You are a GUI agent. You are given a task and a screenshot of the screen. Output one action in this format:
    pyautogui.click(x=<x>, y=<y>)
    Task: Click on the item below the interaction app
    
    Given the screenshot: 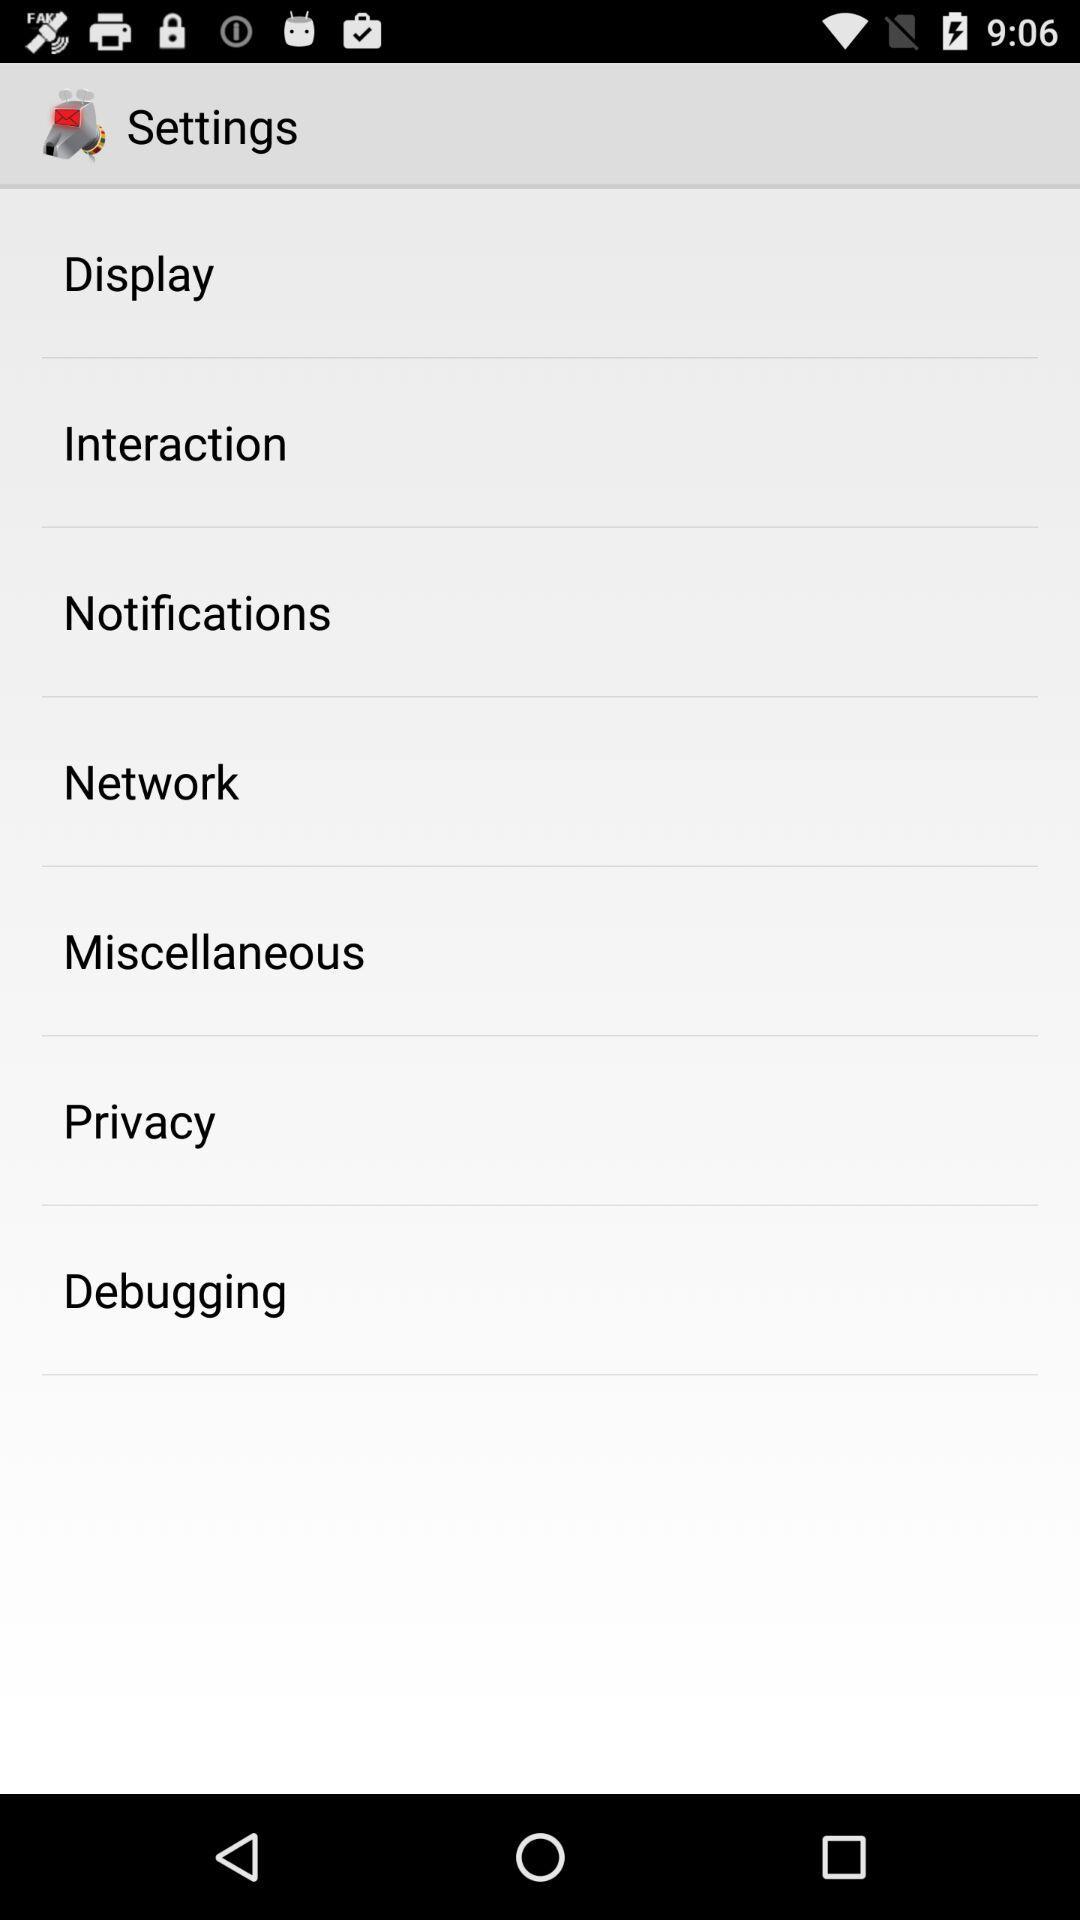 What is the action you would take?
    pyautogui.click(x=197, y=610)
    